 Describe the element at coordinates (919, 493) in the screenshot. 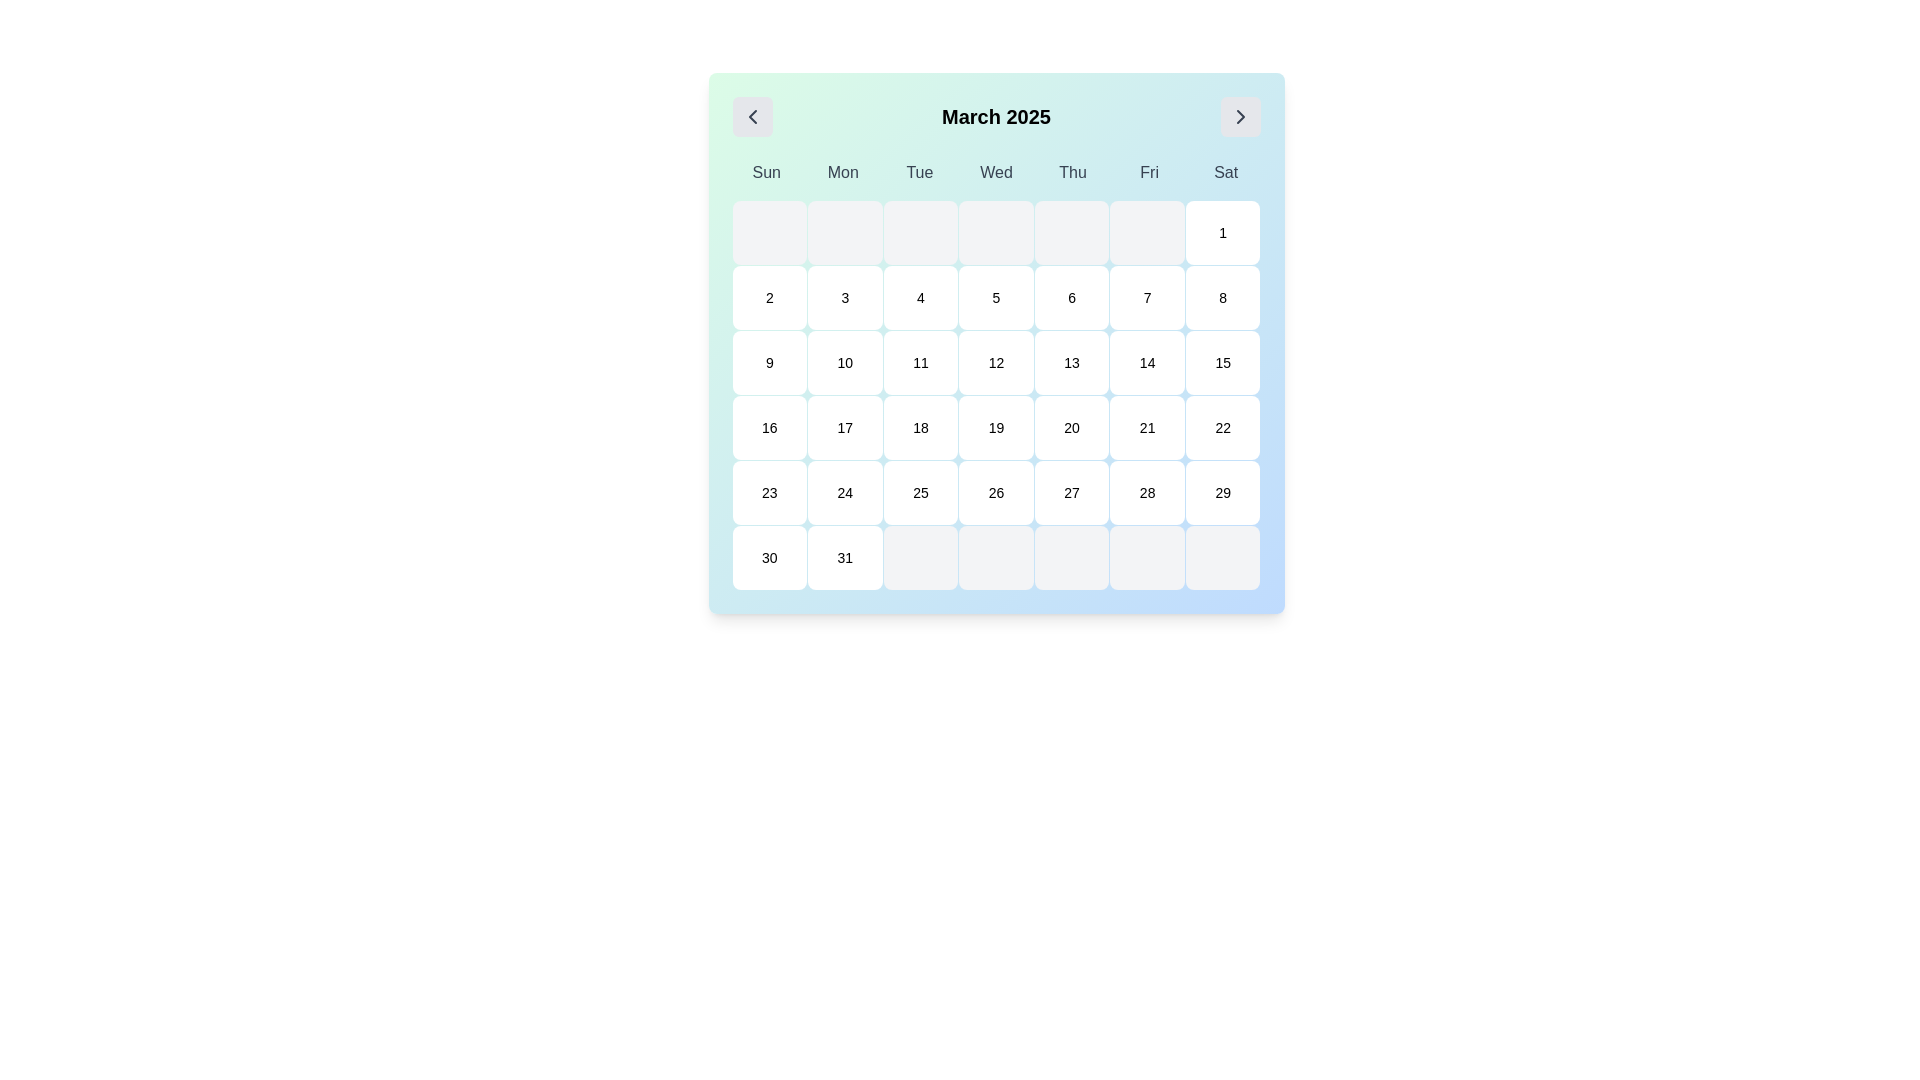

I see `the Calendar day cell displaying the number '25', which is a square-shaped box with a white background and rounded corners, located in the fifth row and fifth column of the grid` at that location.